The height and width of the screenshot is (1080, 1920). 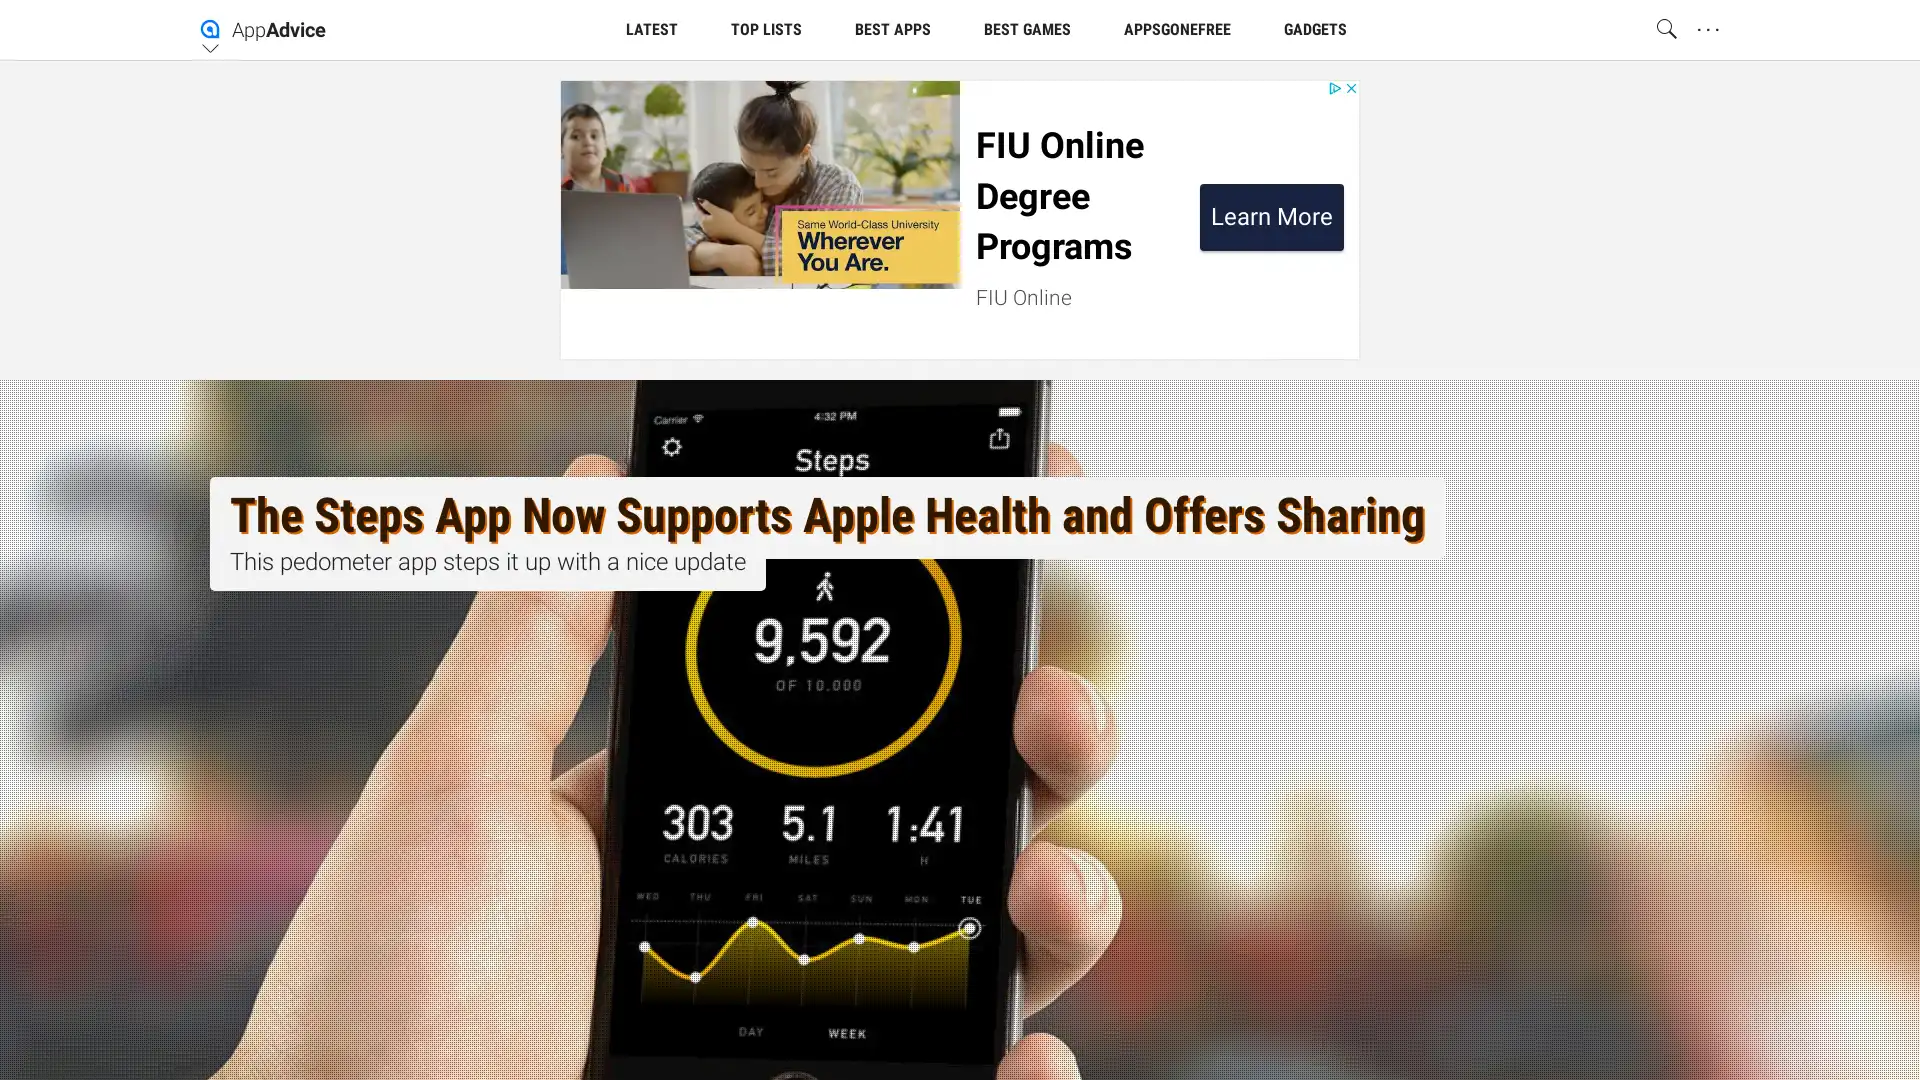 I want to click on Collections, so click(x=811, y=188).